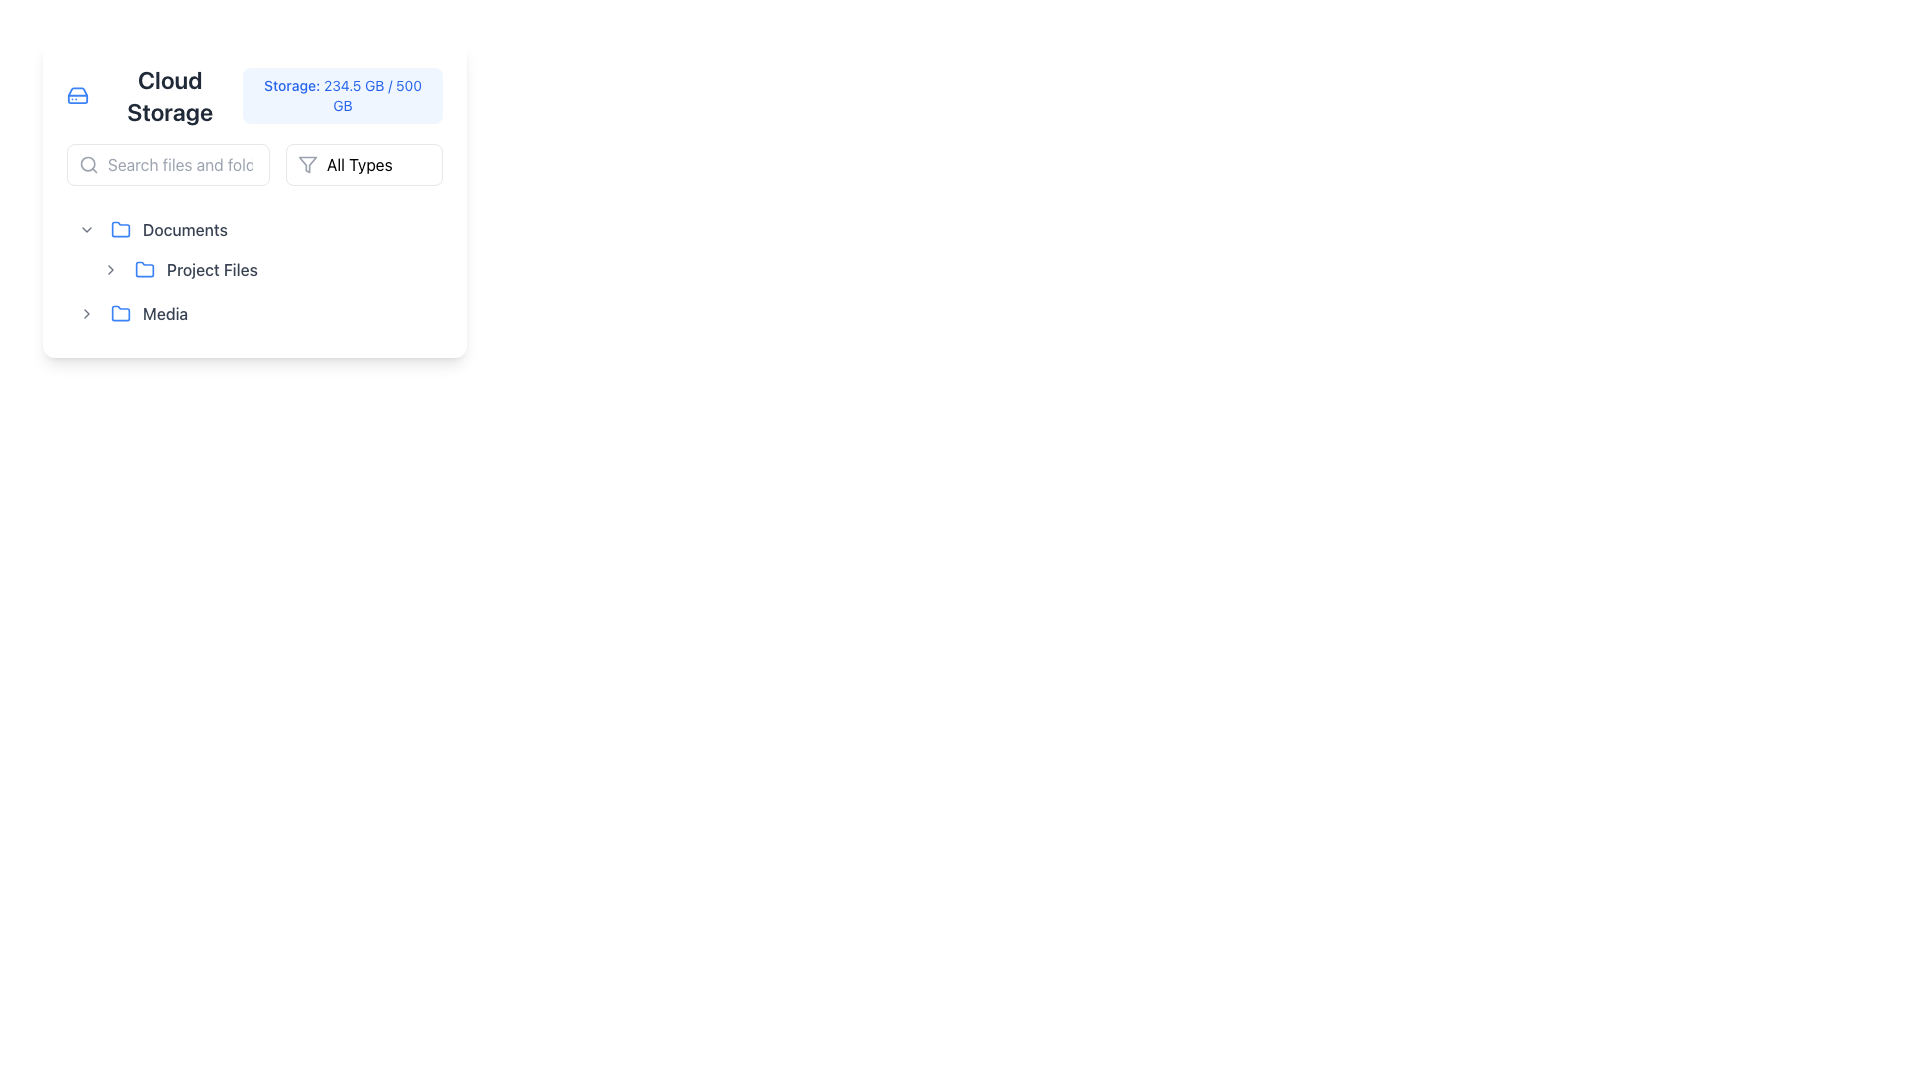 This screenshot has width=1920, height=1080. Describe the element at coordinates (109, 270) in the screenshot. I see `the right-pointing chevron button, styled with rounded edges and muted gray color, located in the left column menu of the cloud storage interface` at that location.